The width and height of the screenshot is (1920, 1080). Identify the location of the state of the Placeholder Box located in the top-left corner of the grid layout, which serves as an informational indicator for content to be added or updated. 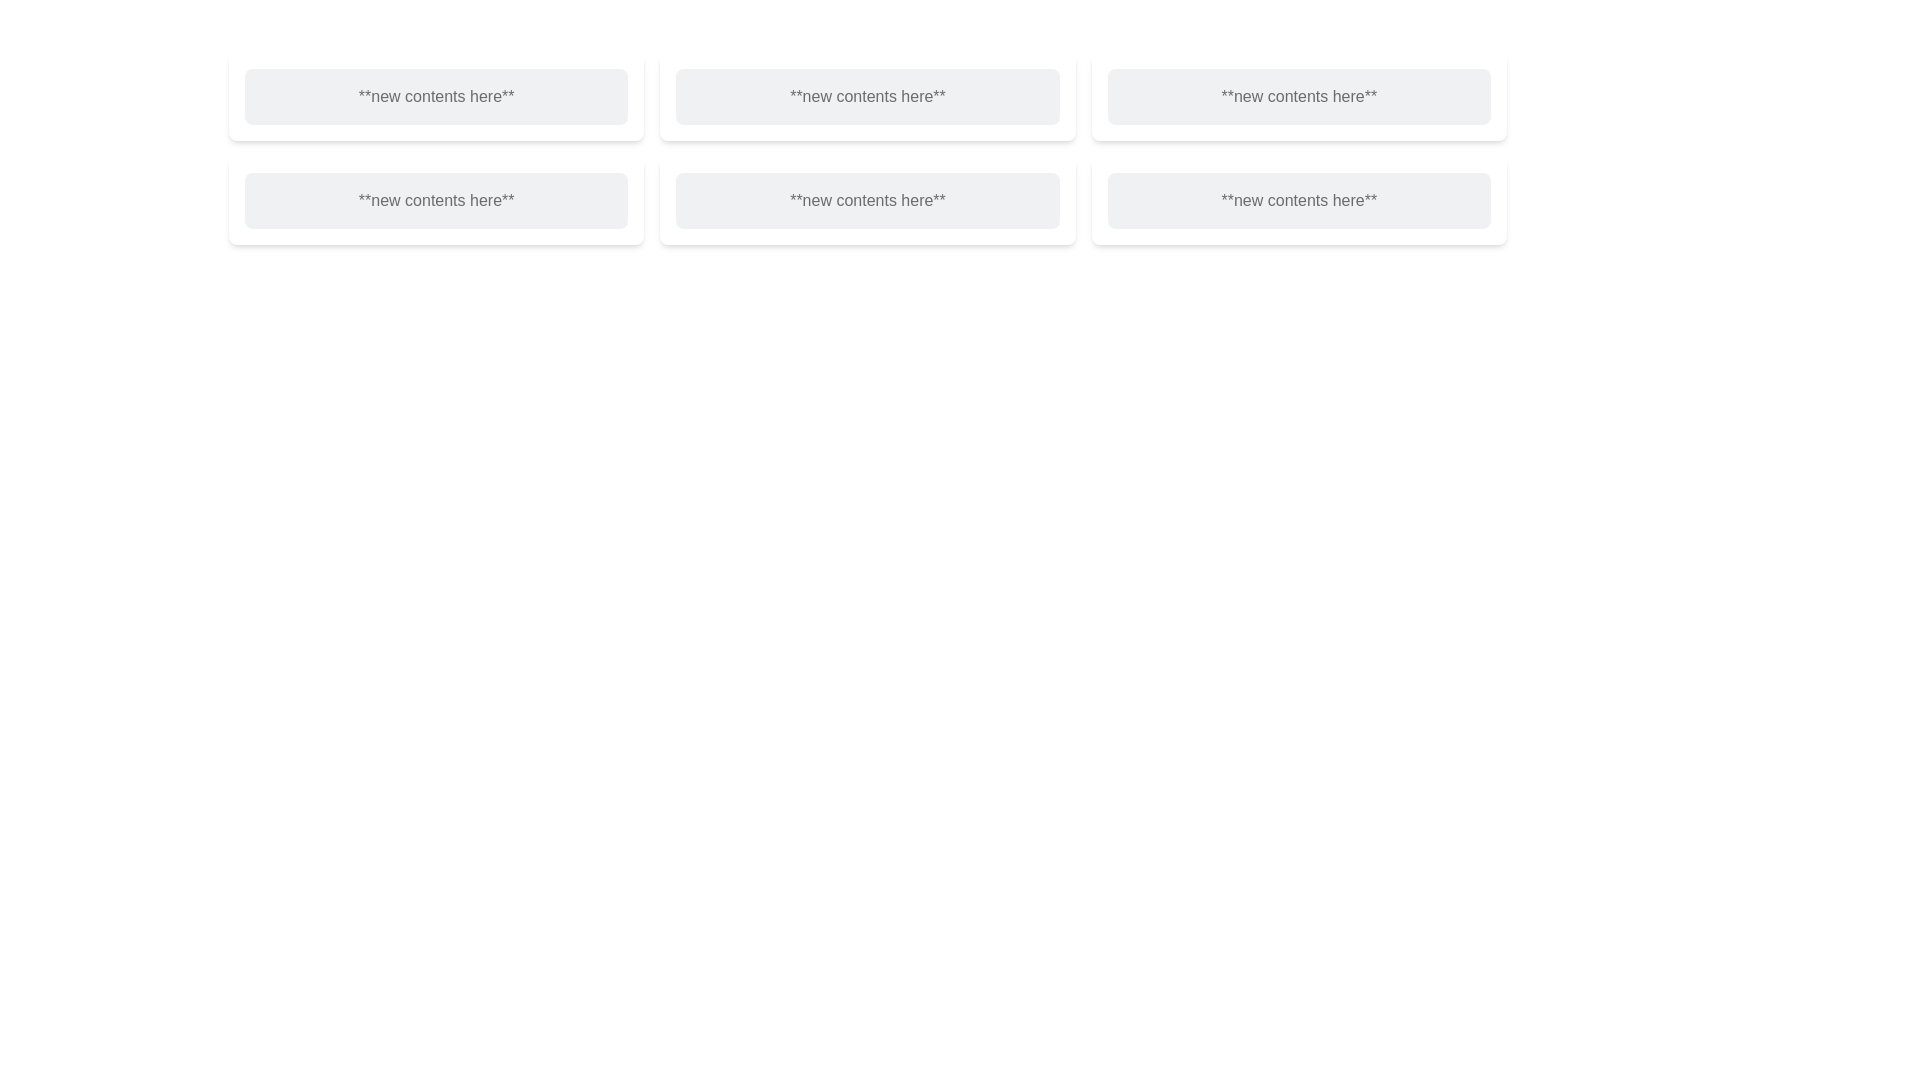
(435, 96).